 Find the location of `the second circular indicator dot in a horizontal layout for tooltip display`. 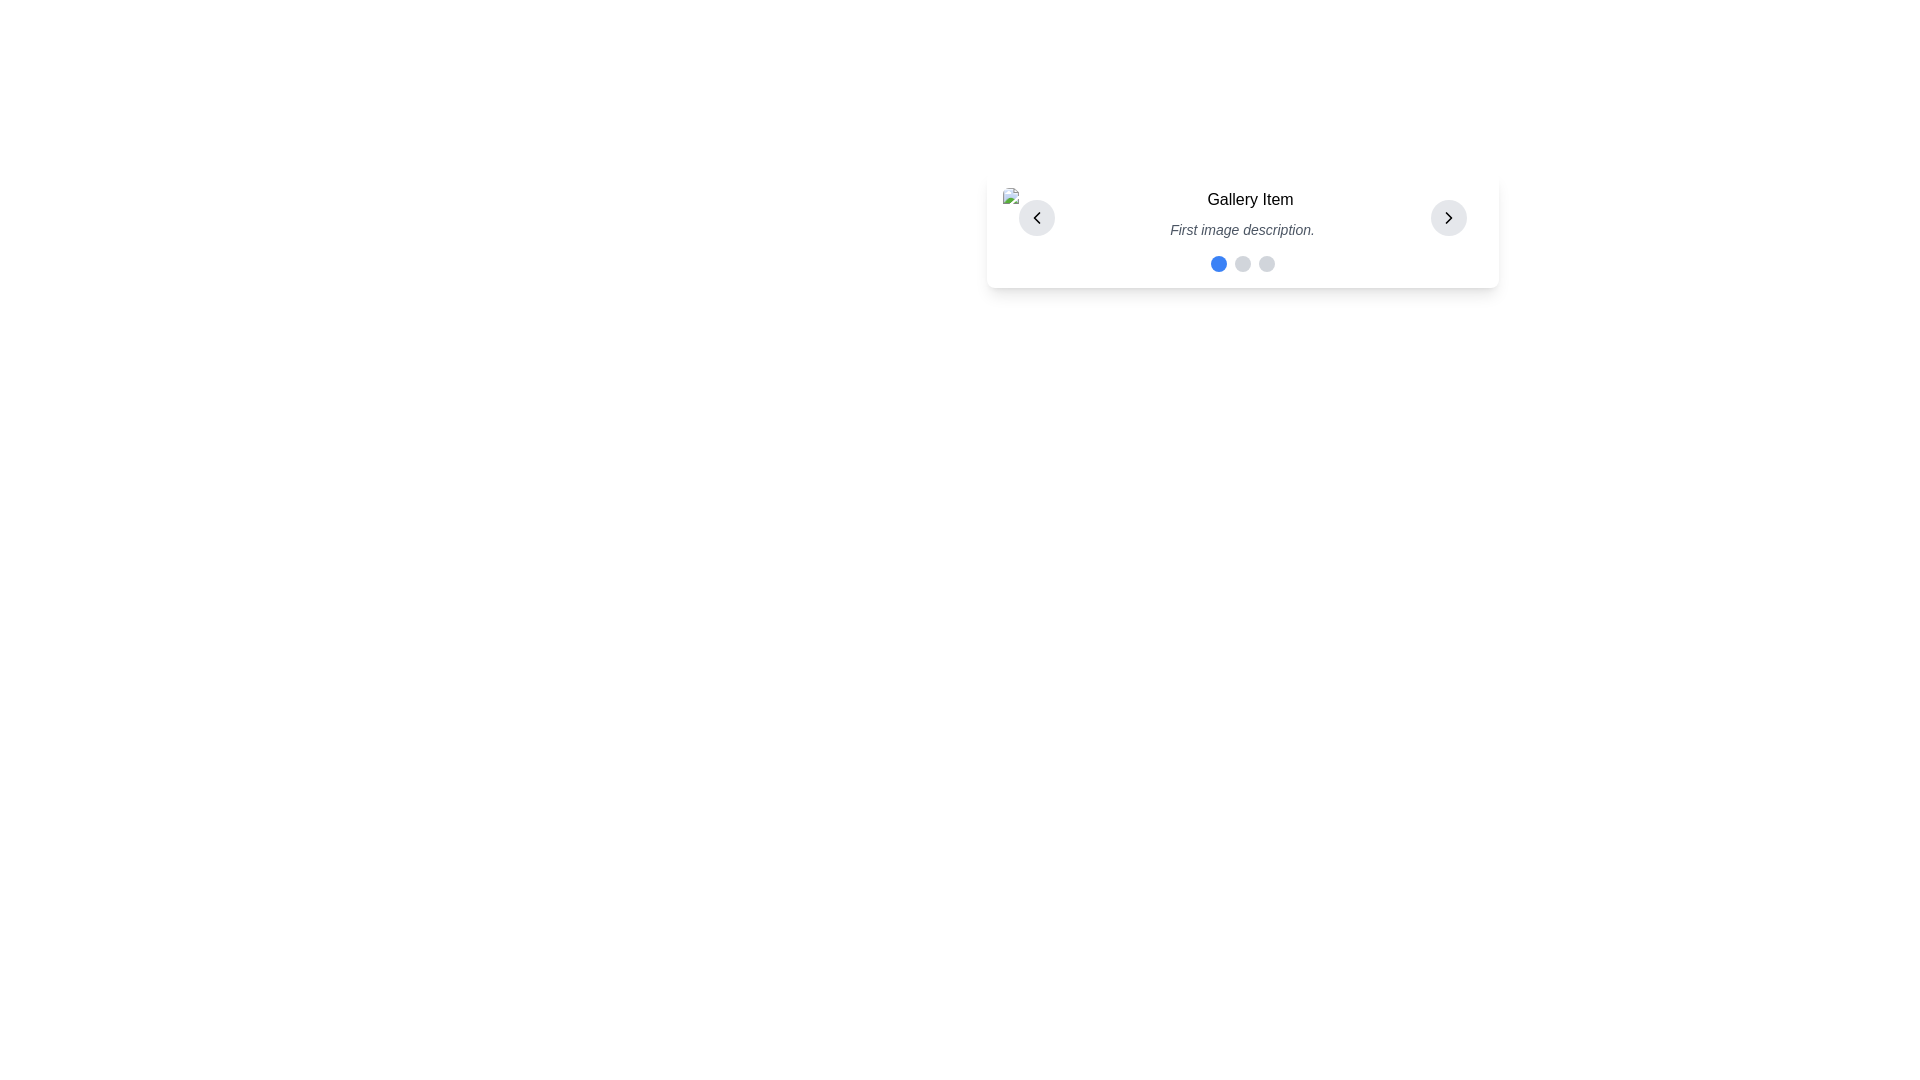

the second circular indicator dot in a horizontal layout for tooltip display is located at coordinates (1241, 262).